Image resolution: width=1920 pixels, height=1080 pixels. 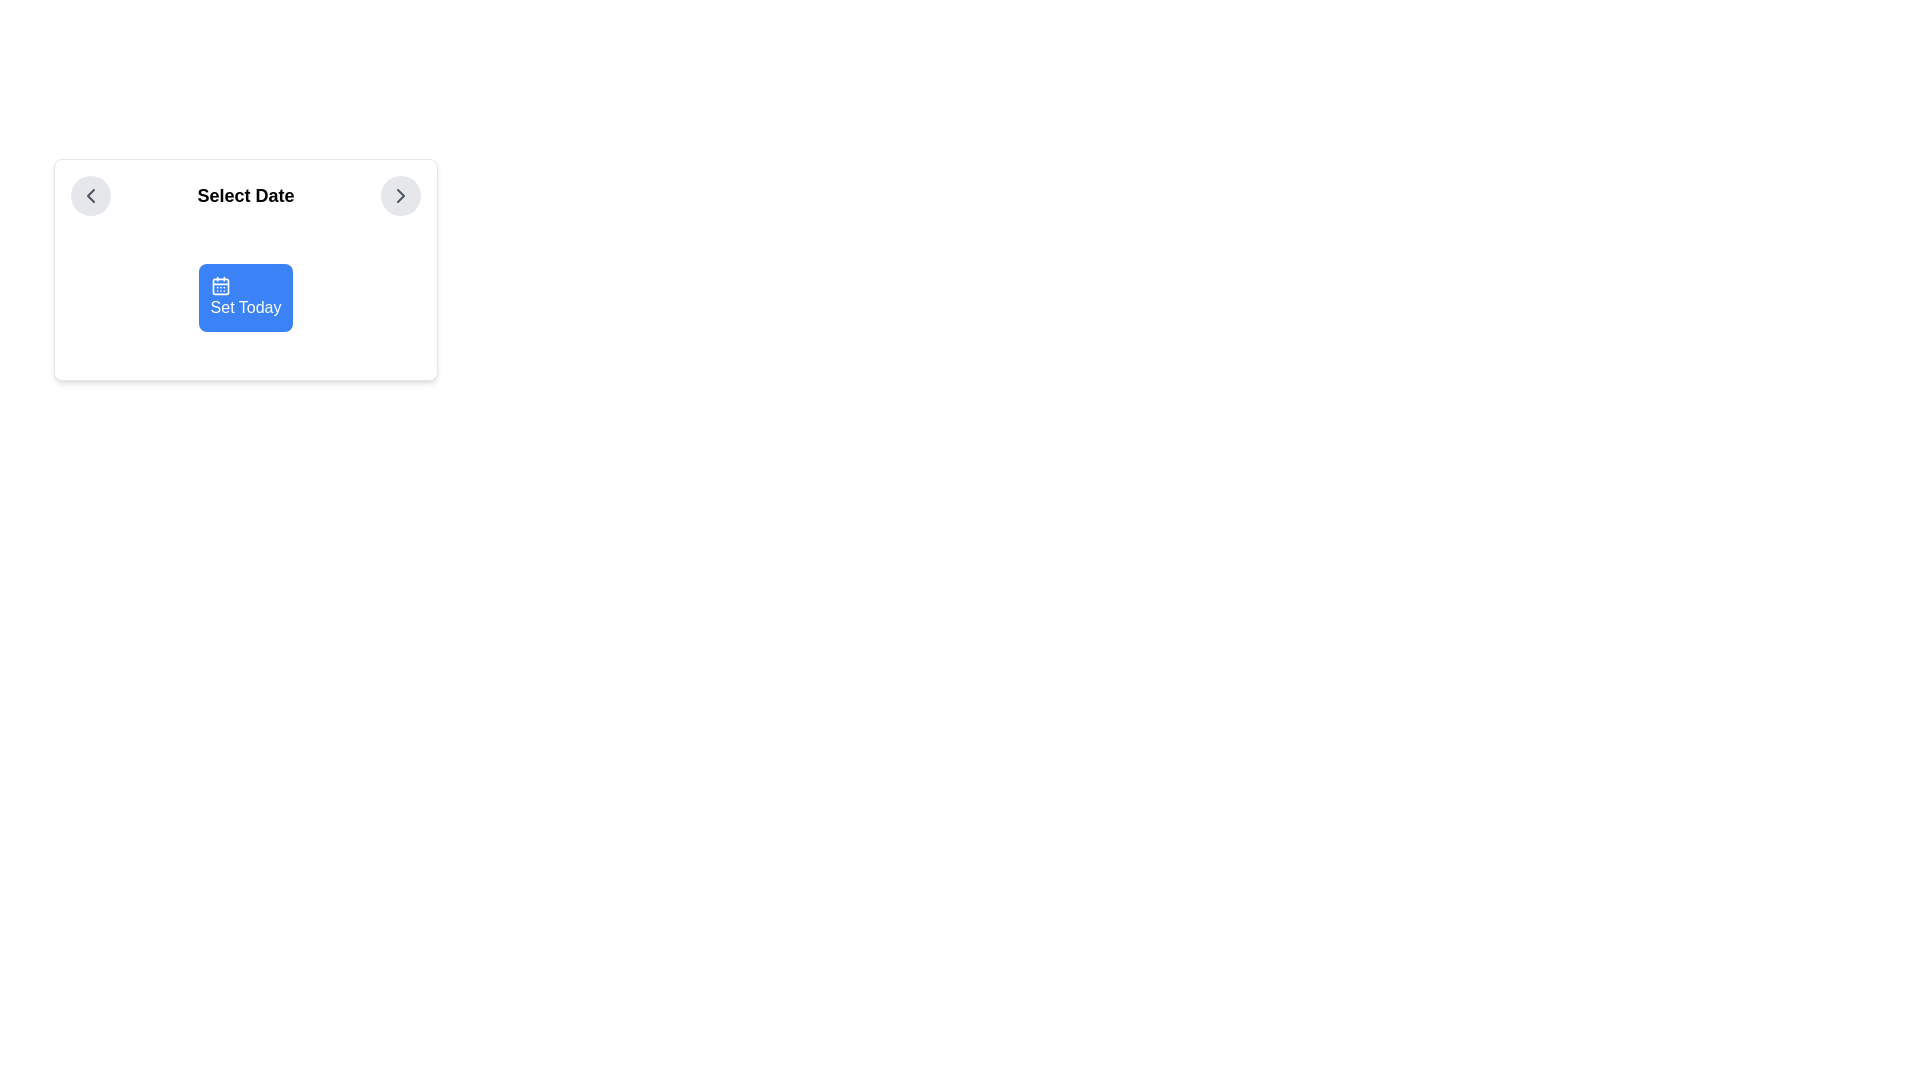 What do you see at coordinates (244, 297) in the screenshot?
I see `the 'Set Today' button located directly beneath the 'Select Date' title` at bounding box center [244, 297].